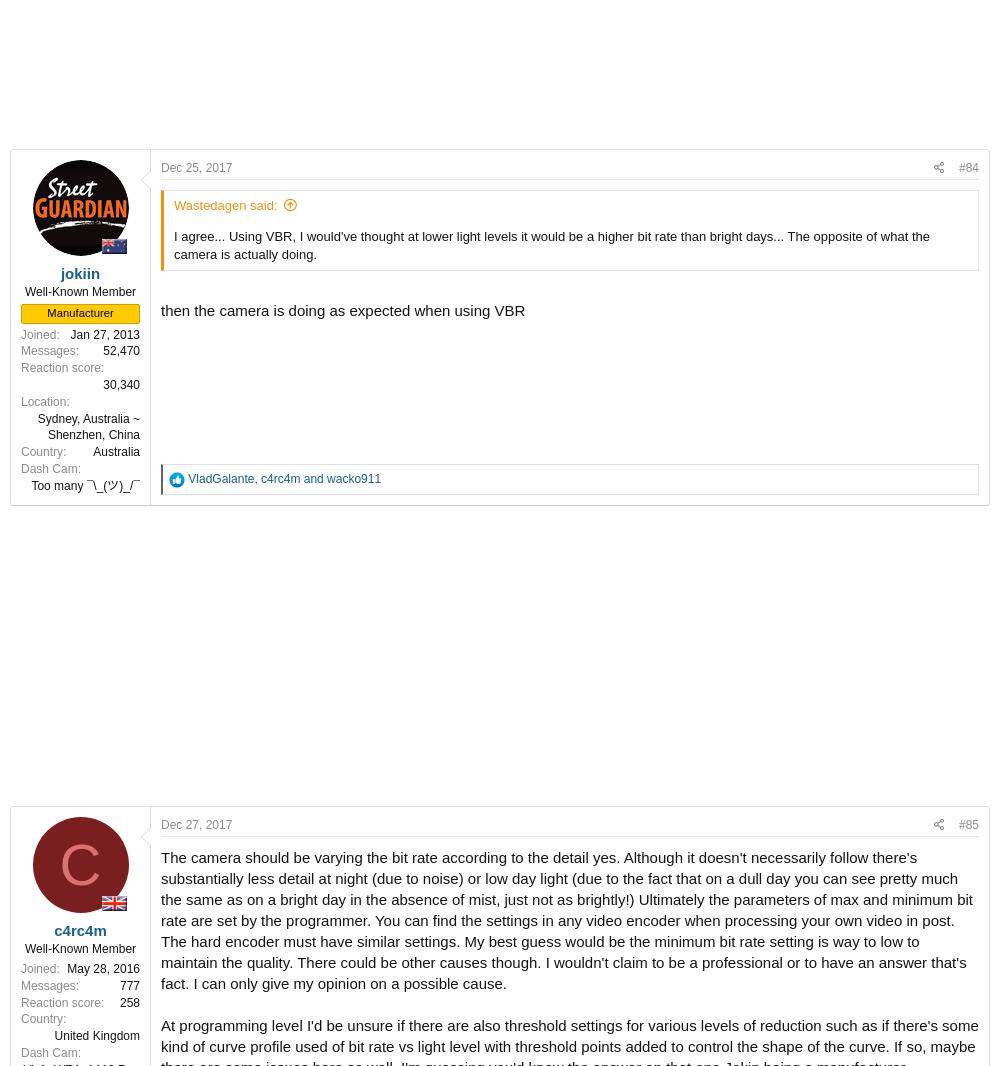  Describe the element at coordinates (566, 920) in the screenshot. I see `'The camera should be varying the bit rate according to the detail yes. Although it doesn't necessarily follow there's substantially less detail at night (due to noise) or low day light (due to the fact that on a dull day you can see pretty much the same as on a bright day in the absence of mist, just not as brightly!) Ultimately the parameters of max and minimum bit rate are set by the programmer. You can find the settings in any video encoder when processing your own video in post. The hard encoder must have similar settings. My best guess would be the minimum bit rate setting is way to low to maintain the quality. There could be other causes though. I wouldn't claim to be a professional or to have an answer that's fact. I can only give my opinion on a possible cause.'` at that location.